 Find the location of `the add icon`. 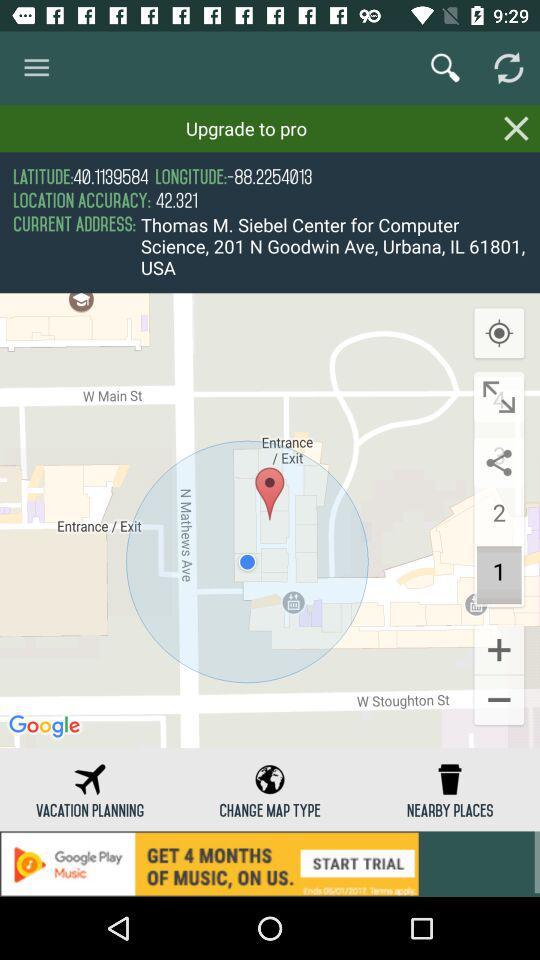

the add icon is located at coordinates (498, 648).